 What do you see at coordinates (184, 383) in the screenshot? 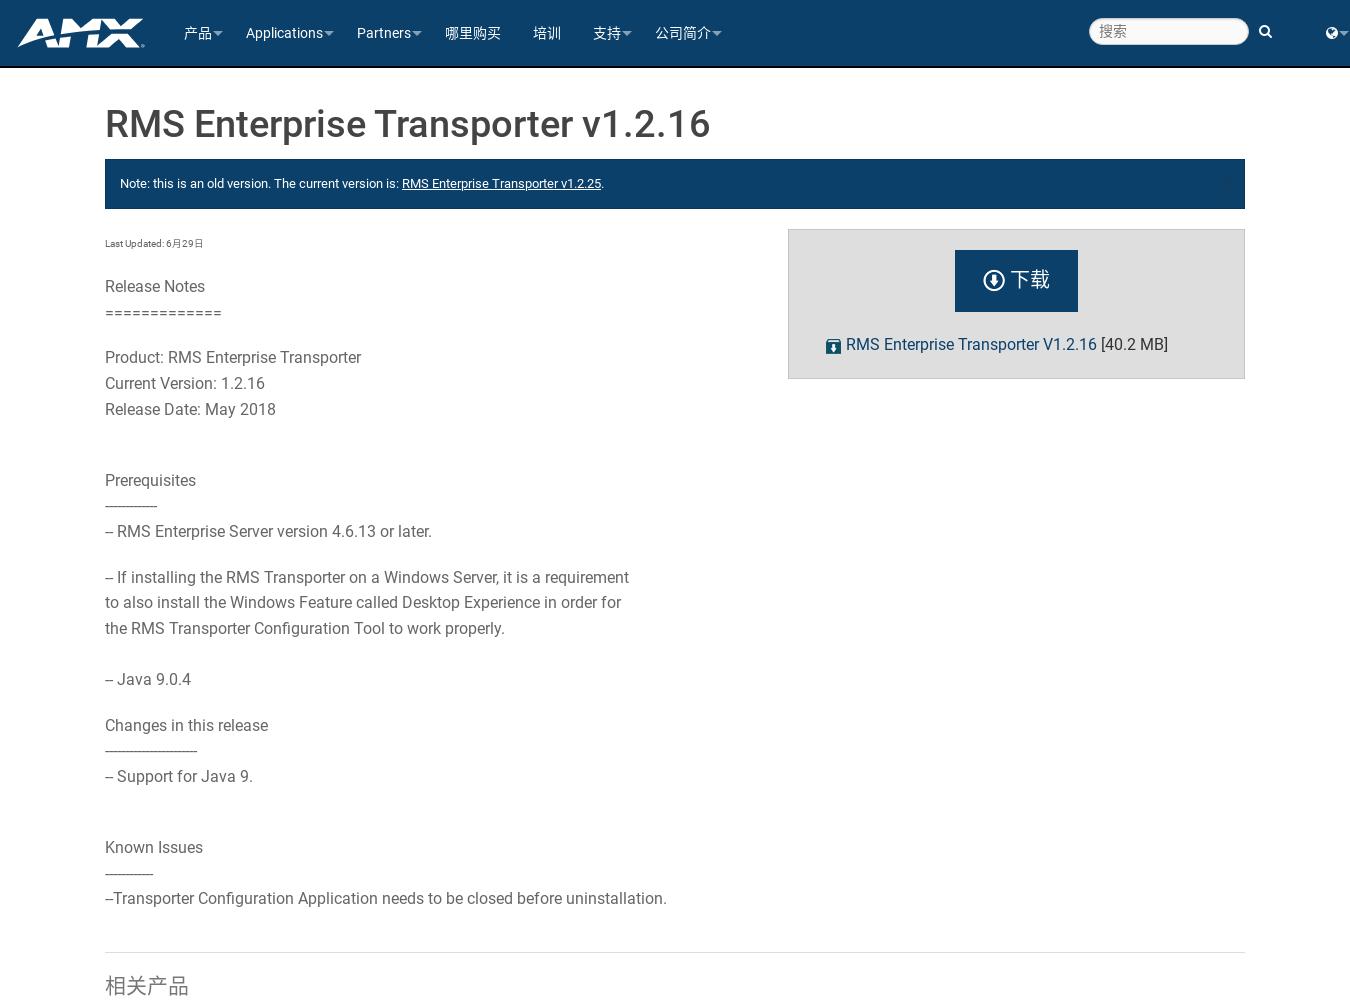
I see `'Current Version: 1.2.16'` at bounding box center [184, 383].